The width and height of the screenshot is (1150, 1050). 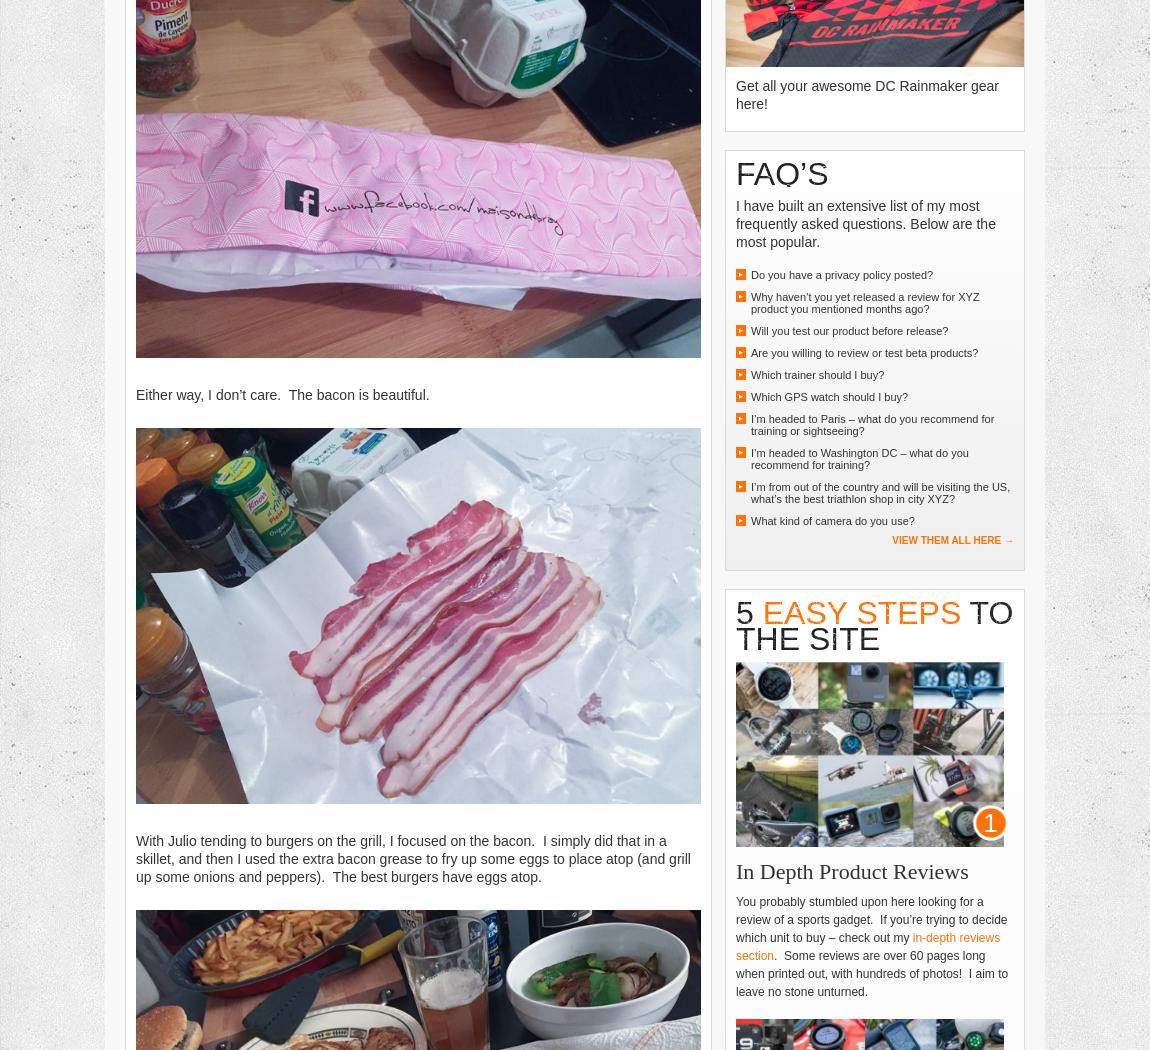 I want to click on 'View Them All Here →', so click(x=953, y=539).